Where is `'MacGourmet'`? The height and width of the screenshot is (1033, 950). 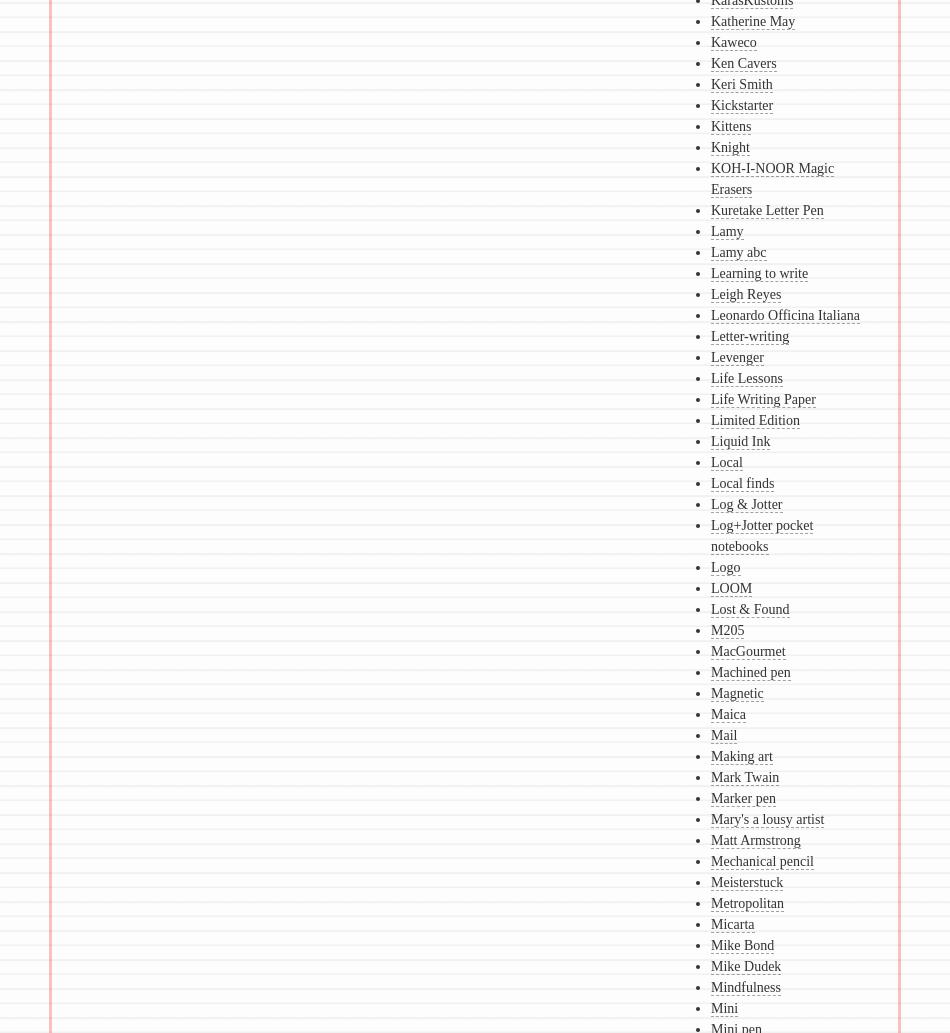 'MacGourmet' is located at coordinates (746, 650).